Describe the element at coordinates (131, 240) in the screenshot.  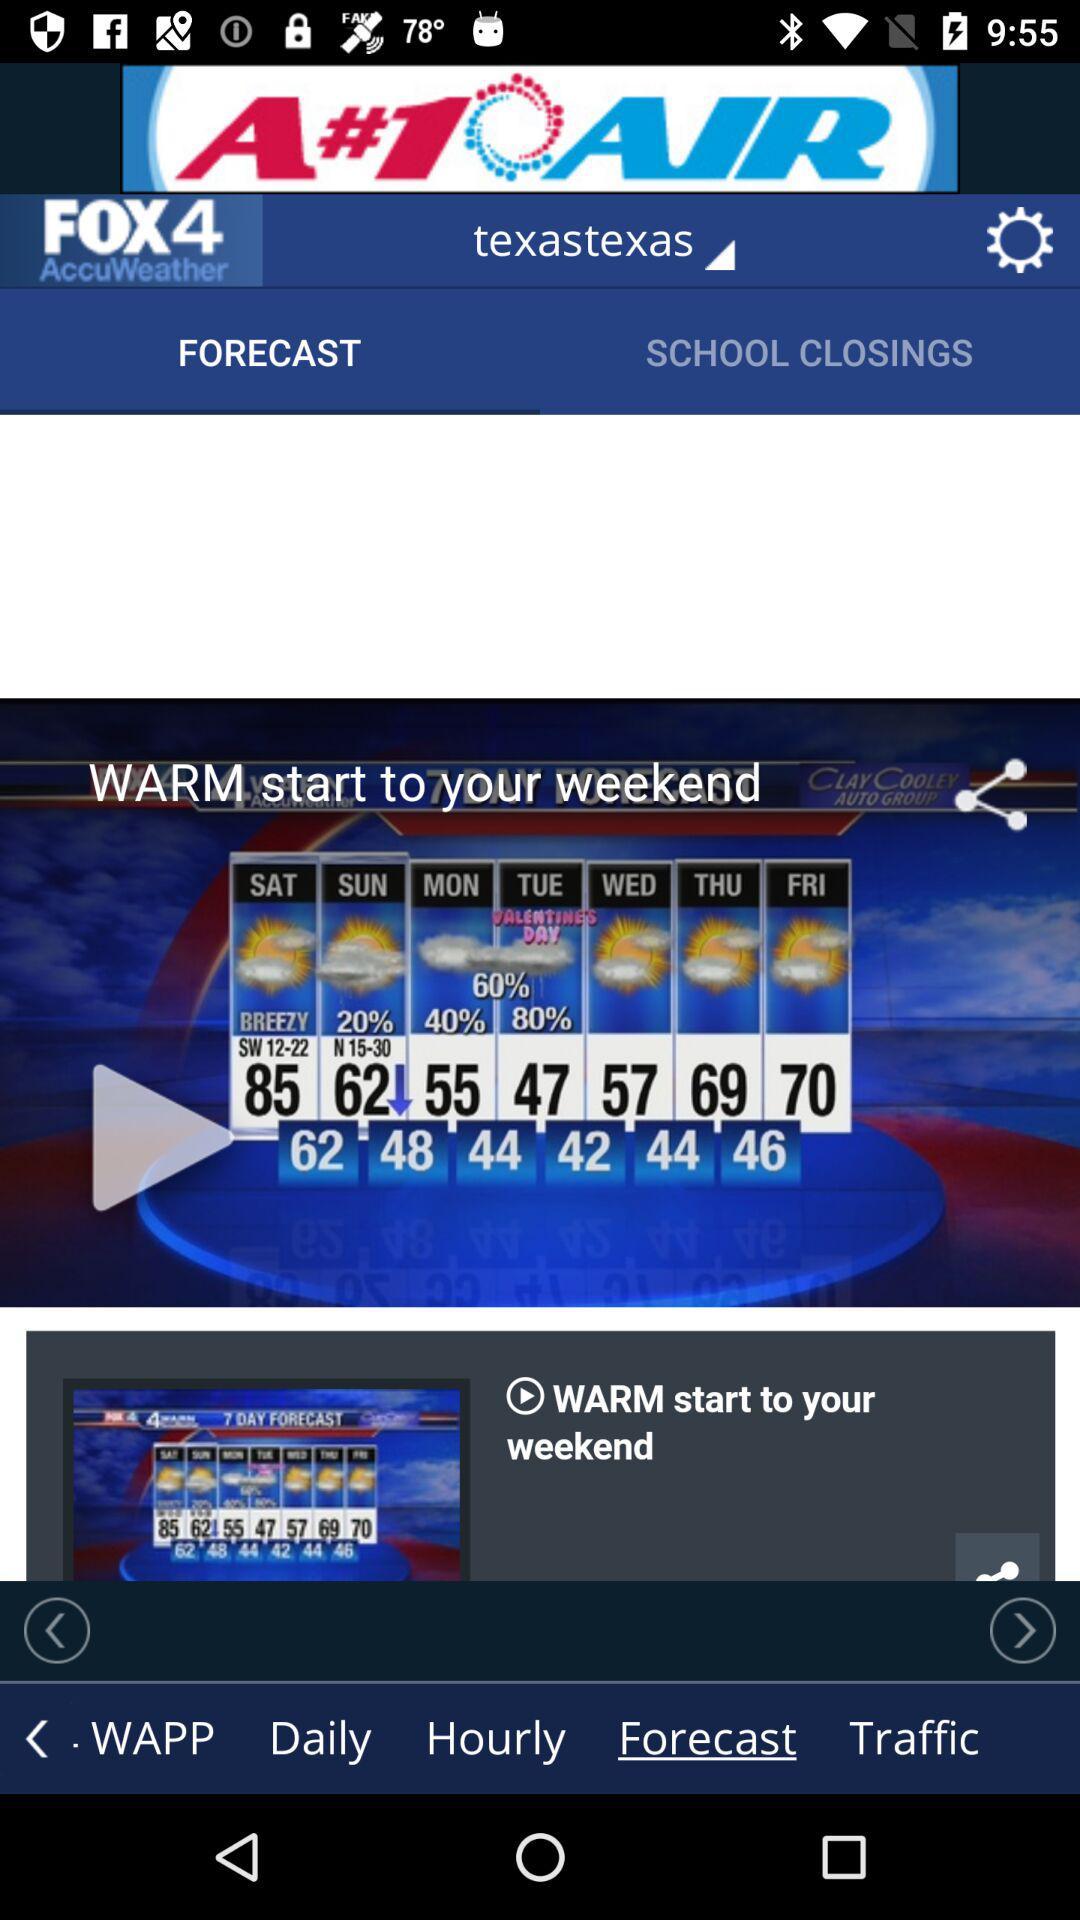
I see `weather` at that location.